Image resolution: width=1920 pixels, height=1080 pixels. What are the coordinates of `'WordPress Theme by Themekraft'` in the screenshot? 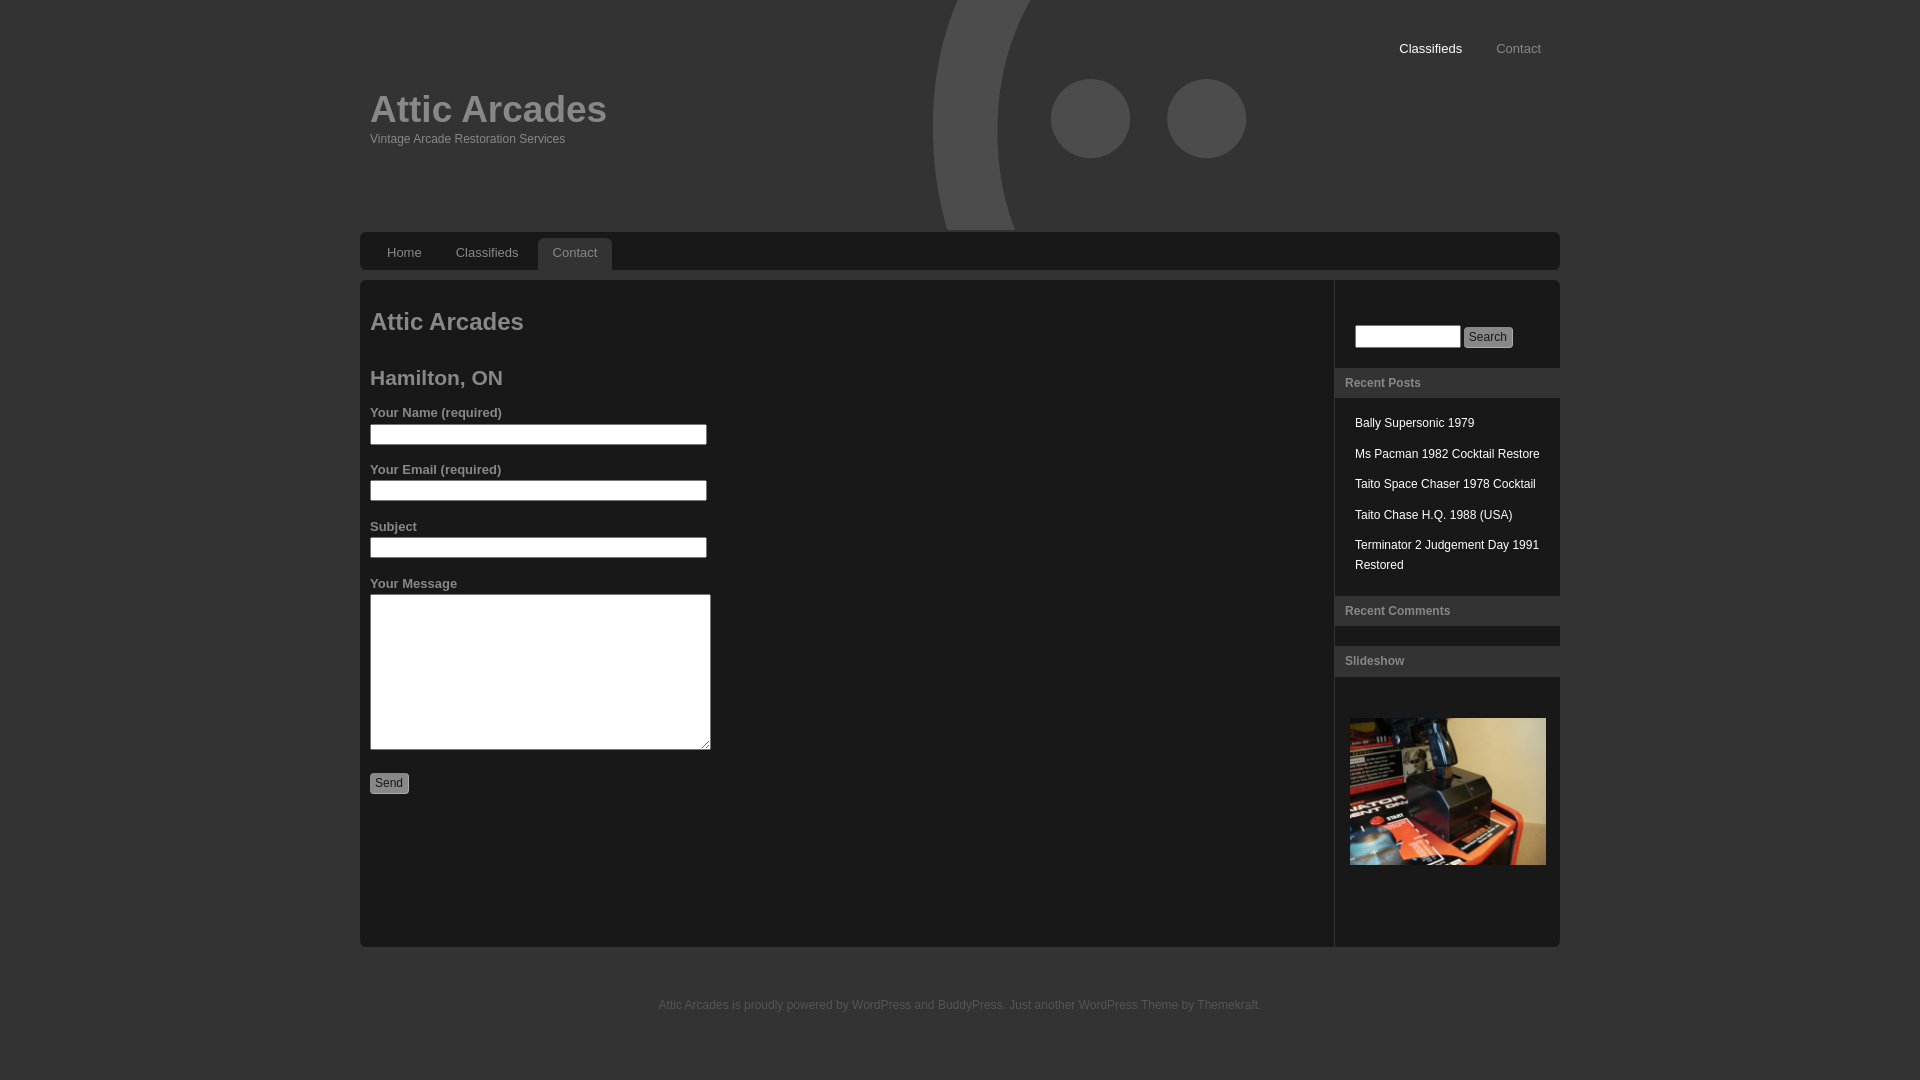 It's located at (1168, 1005).